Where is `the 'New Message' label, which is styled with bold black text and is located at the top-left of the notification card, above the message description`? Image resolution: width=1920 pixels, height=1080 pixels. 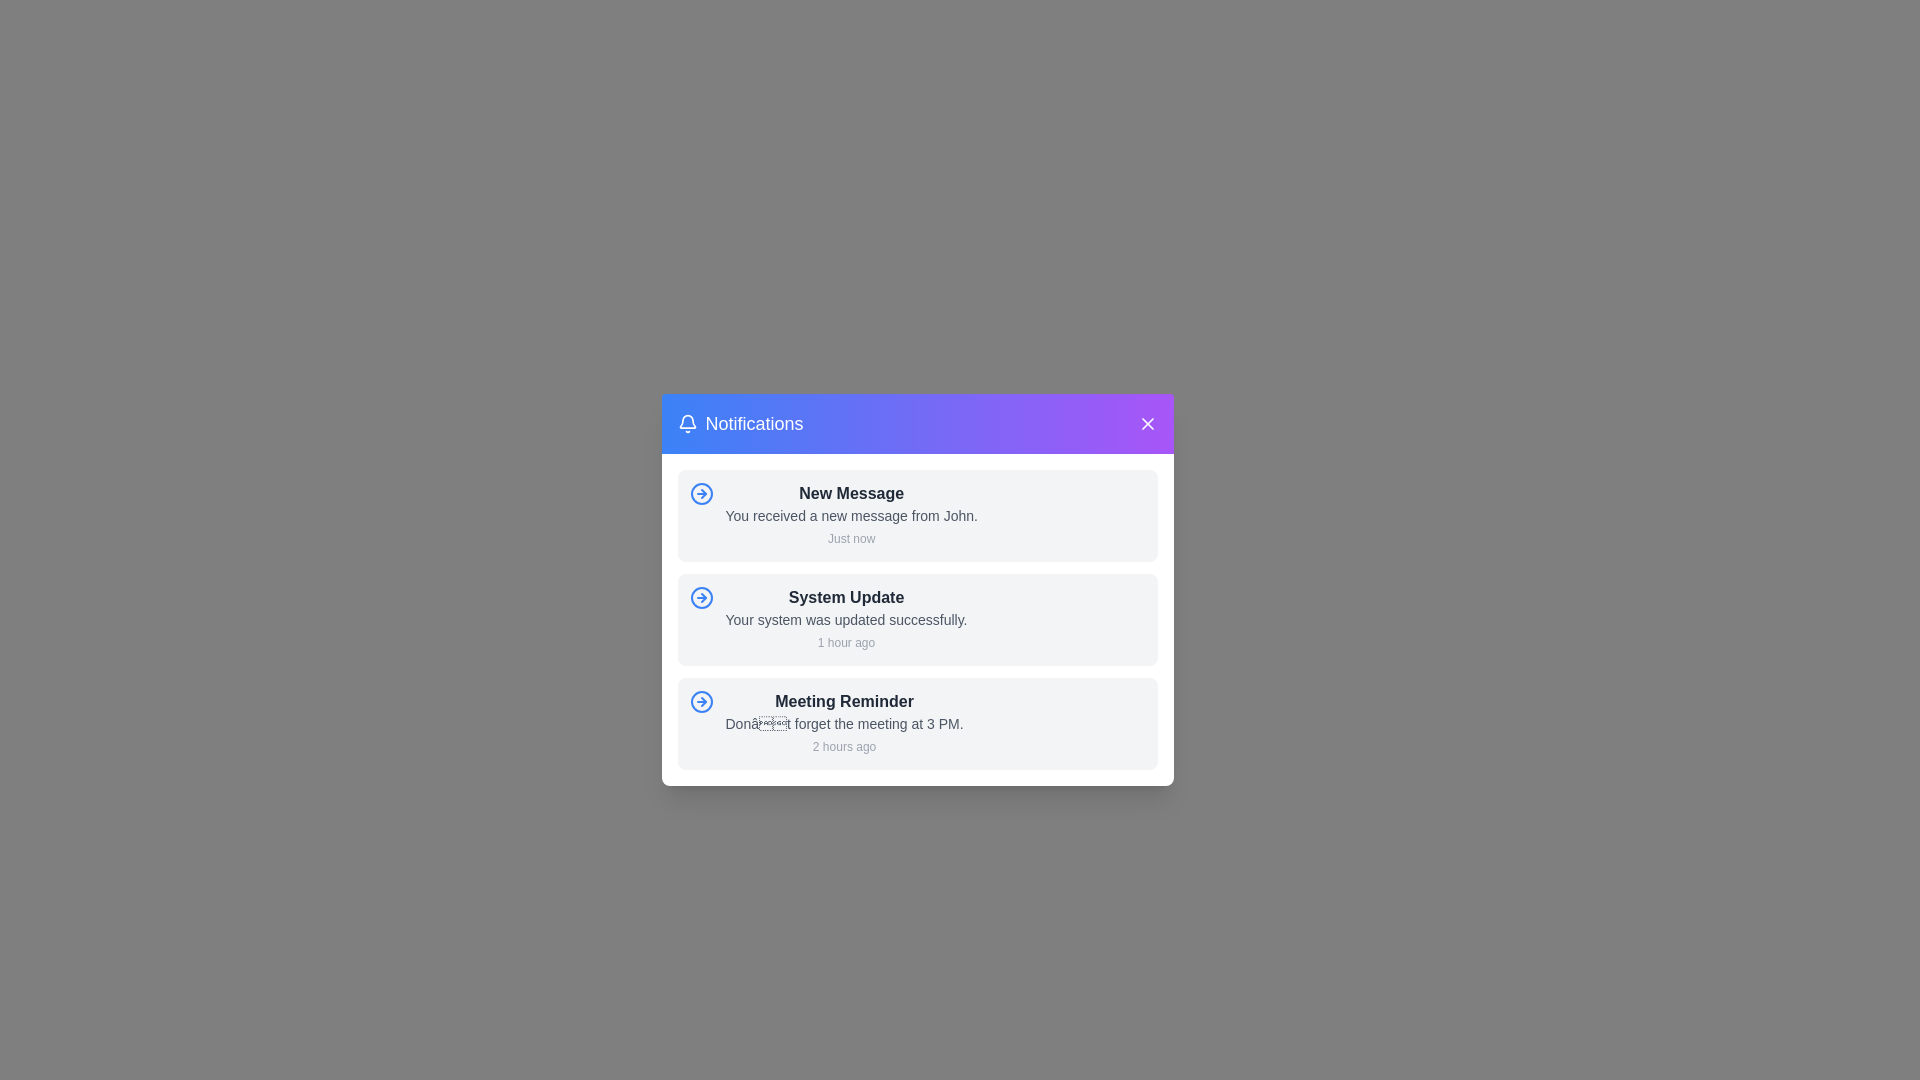 the 'New Message' label, which is styled with bold black text and is located at the top-left of the notification card, above the message description is located at coordinates (851, 493).